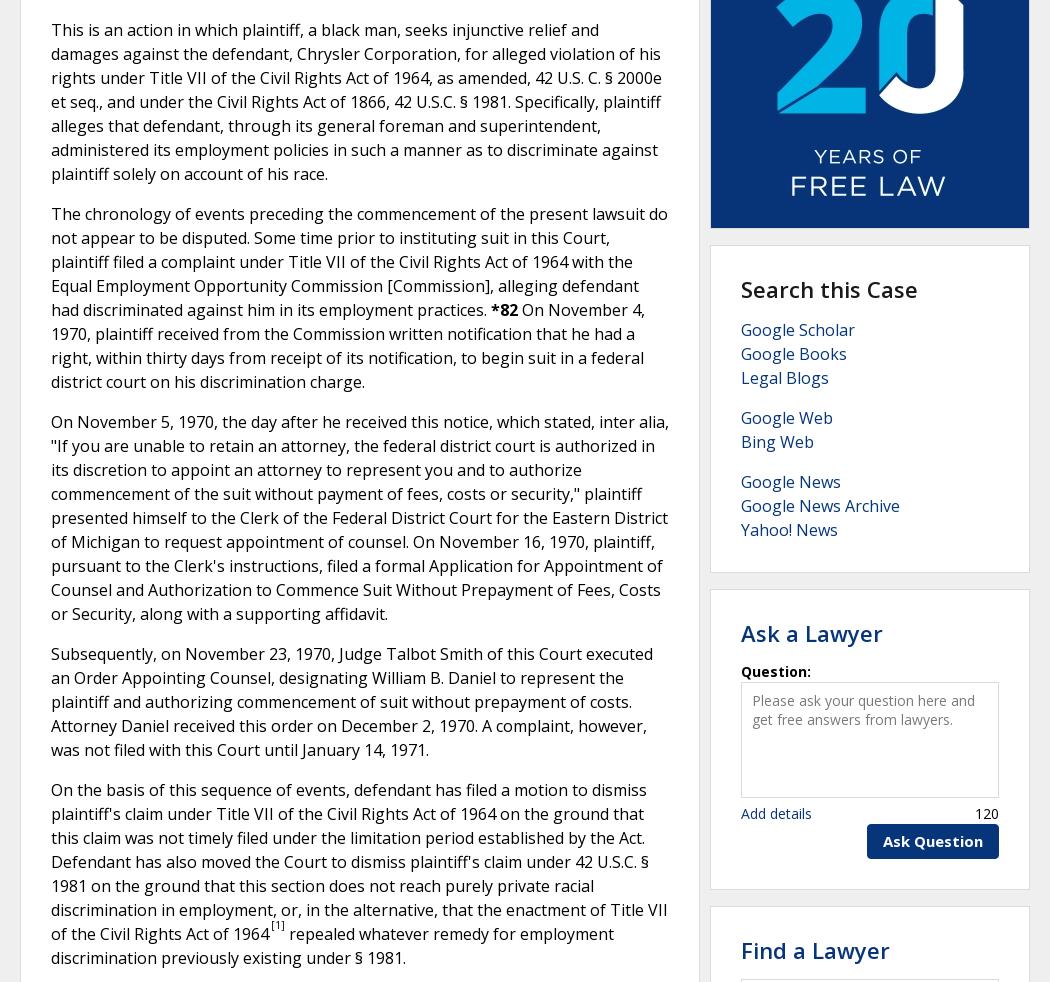 The image size is (1050, 982). I want to click on 'Legal Blogs', so click(784, 377).